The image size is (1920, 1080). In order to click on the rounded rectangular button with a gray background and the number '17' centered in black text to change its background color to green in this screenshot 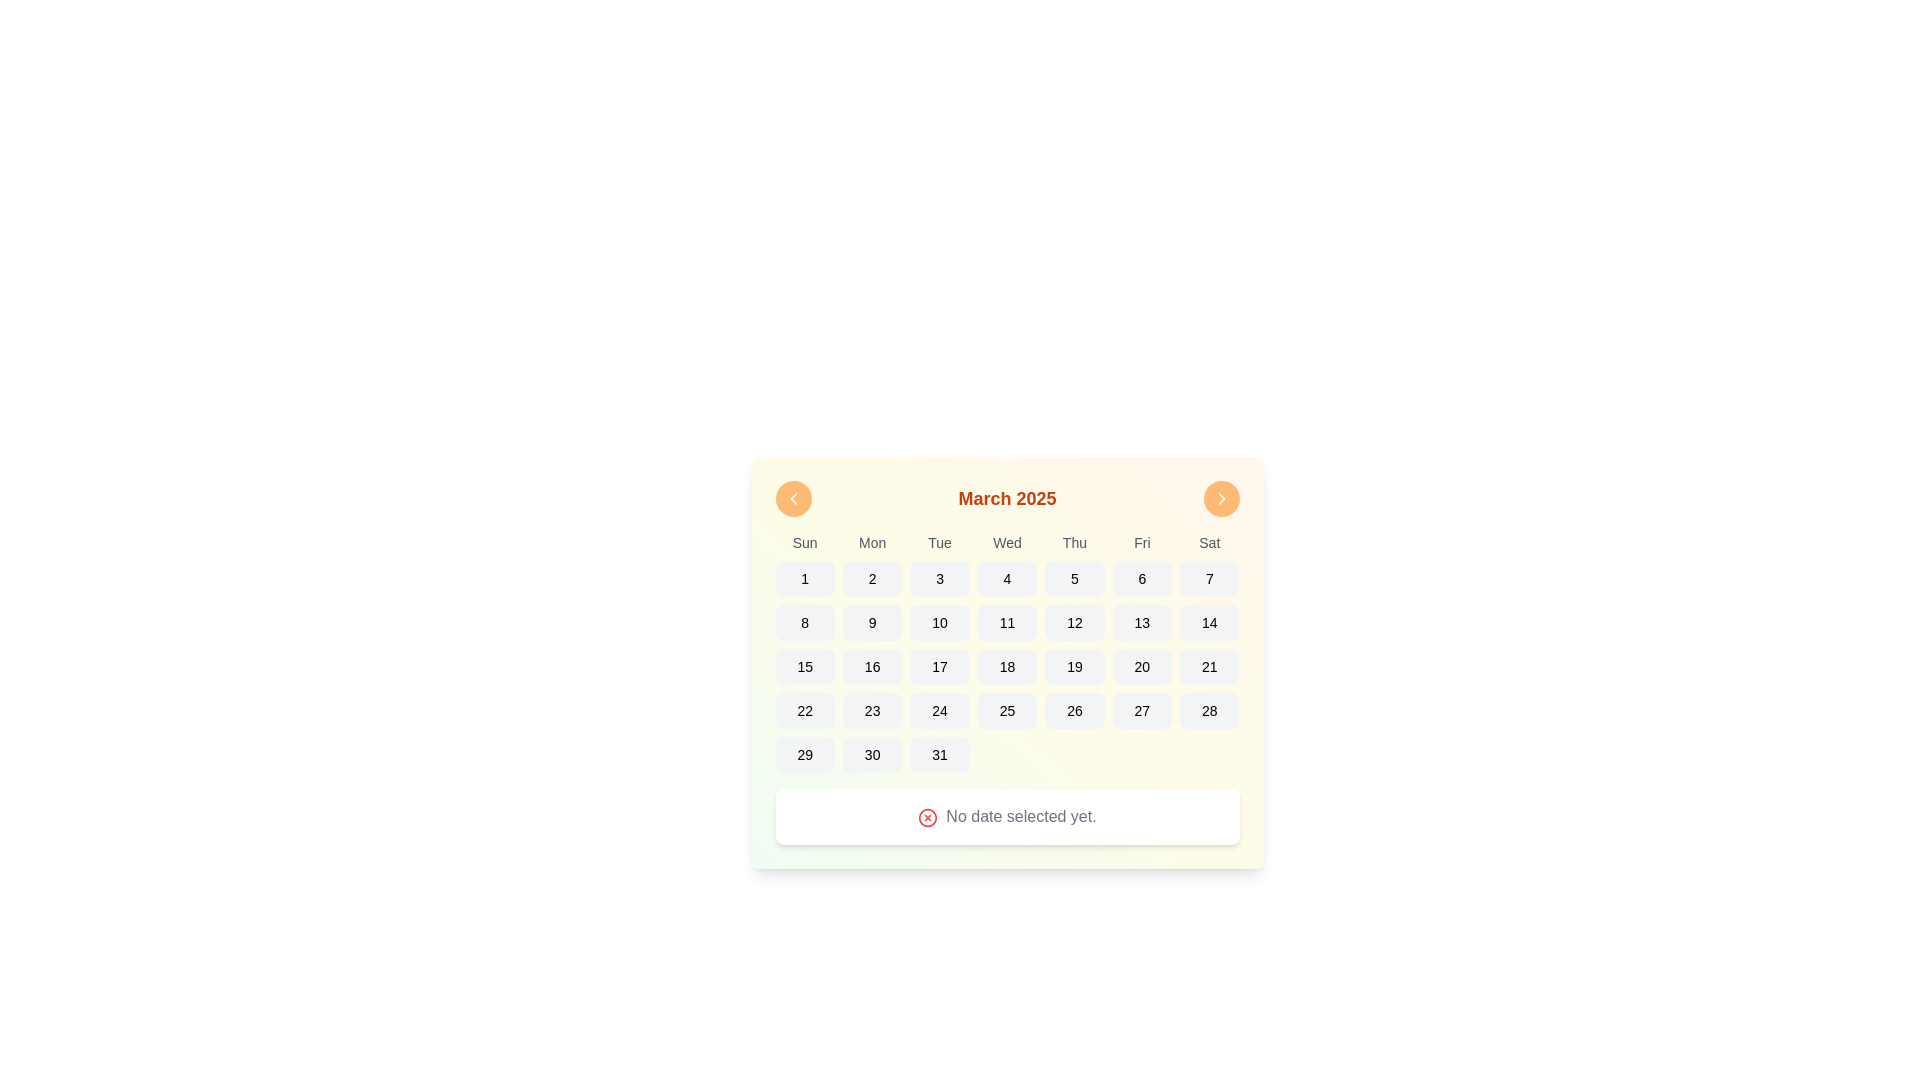, I will do `click(939, 667)`.